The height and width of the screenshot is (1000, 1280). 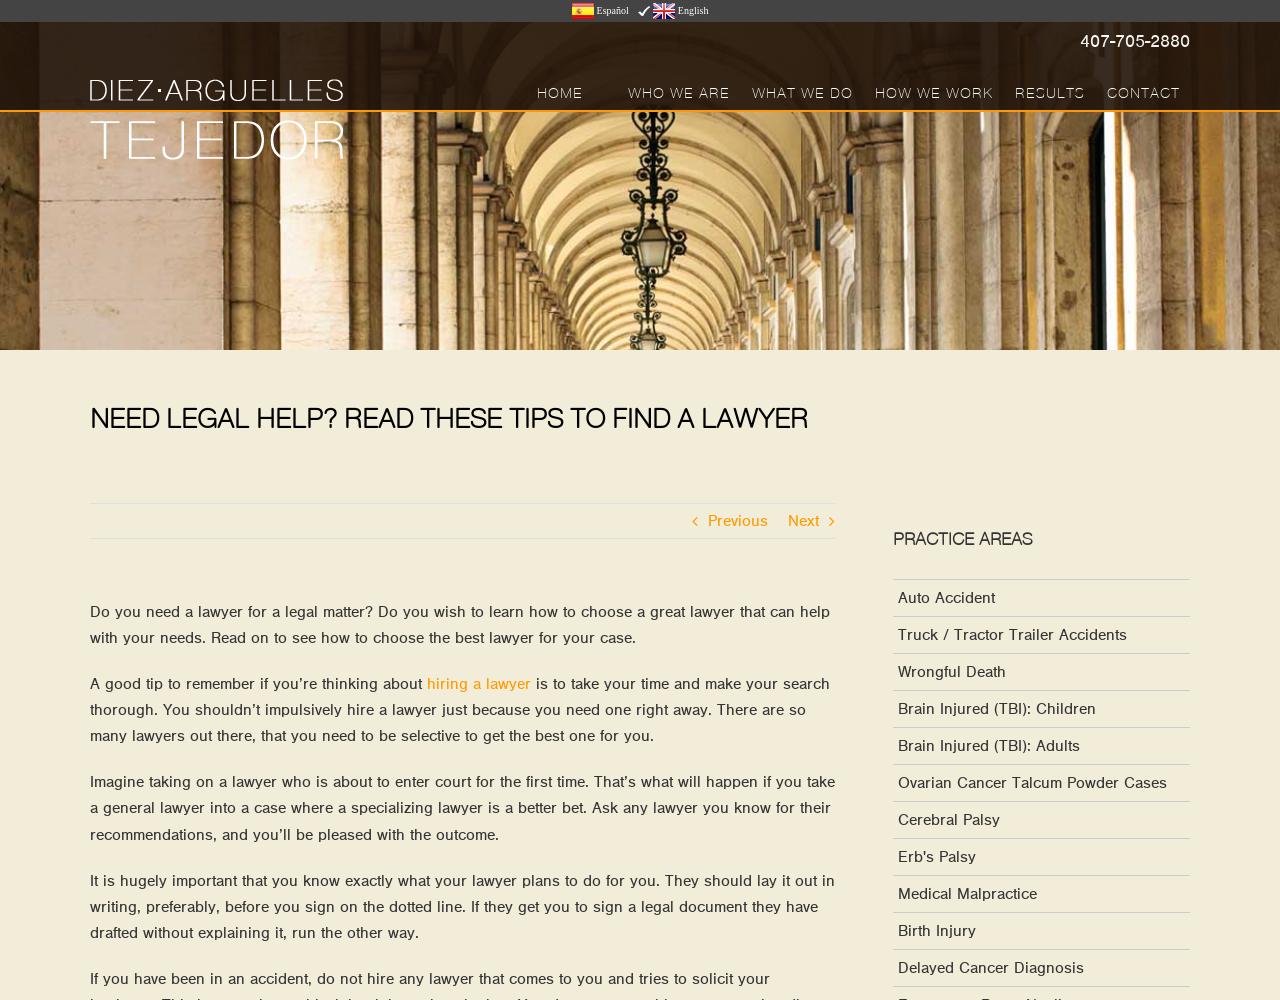 I want to click on 'Delayed Cancer', so click(x=509, y=467).